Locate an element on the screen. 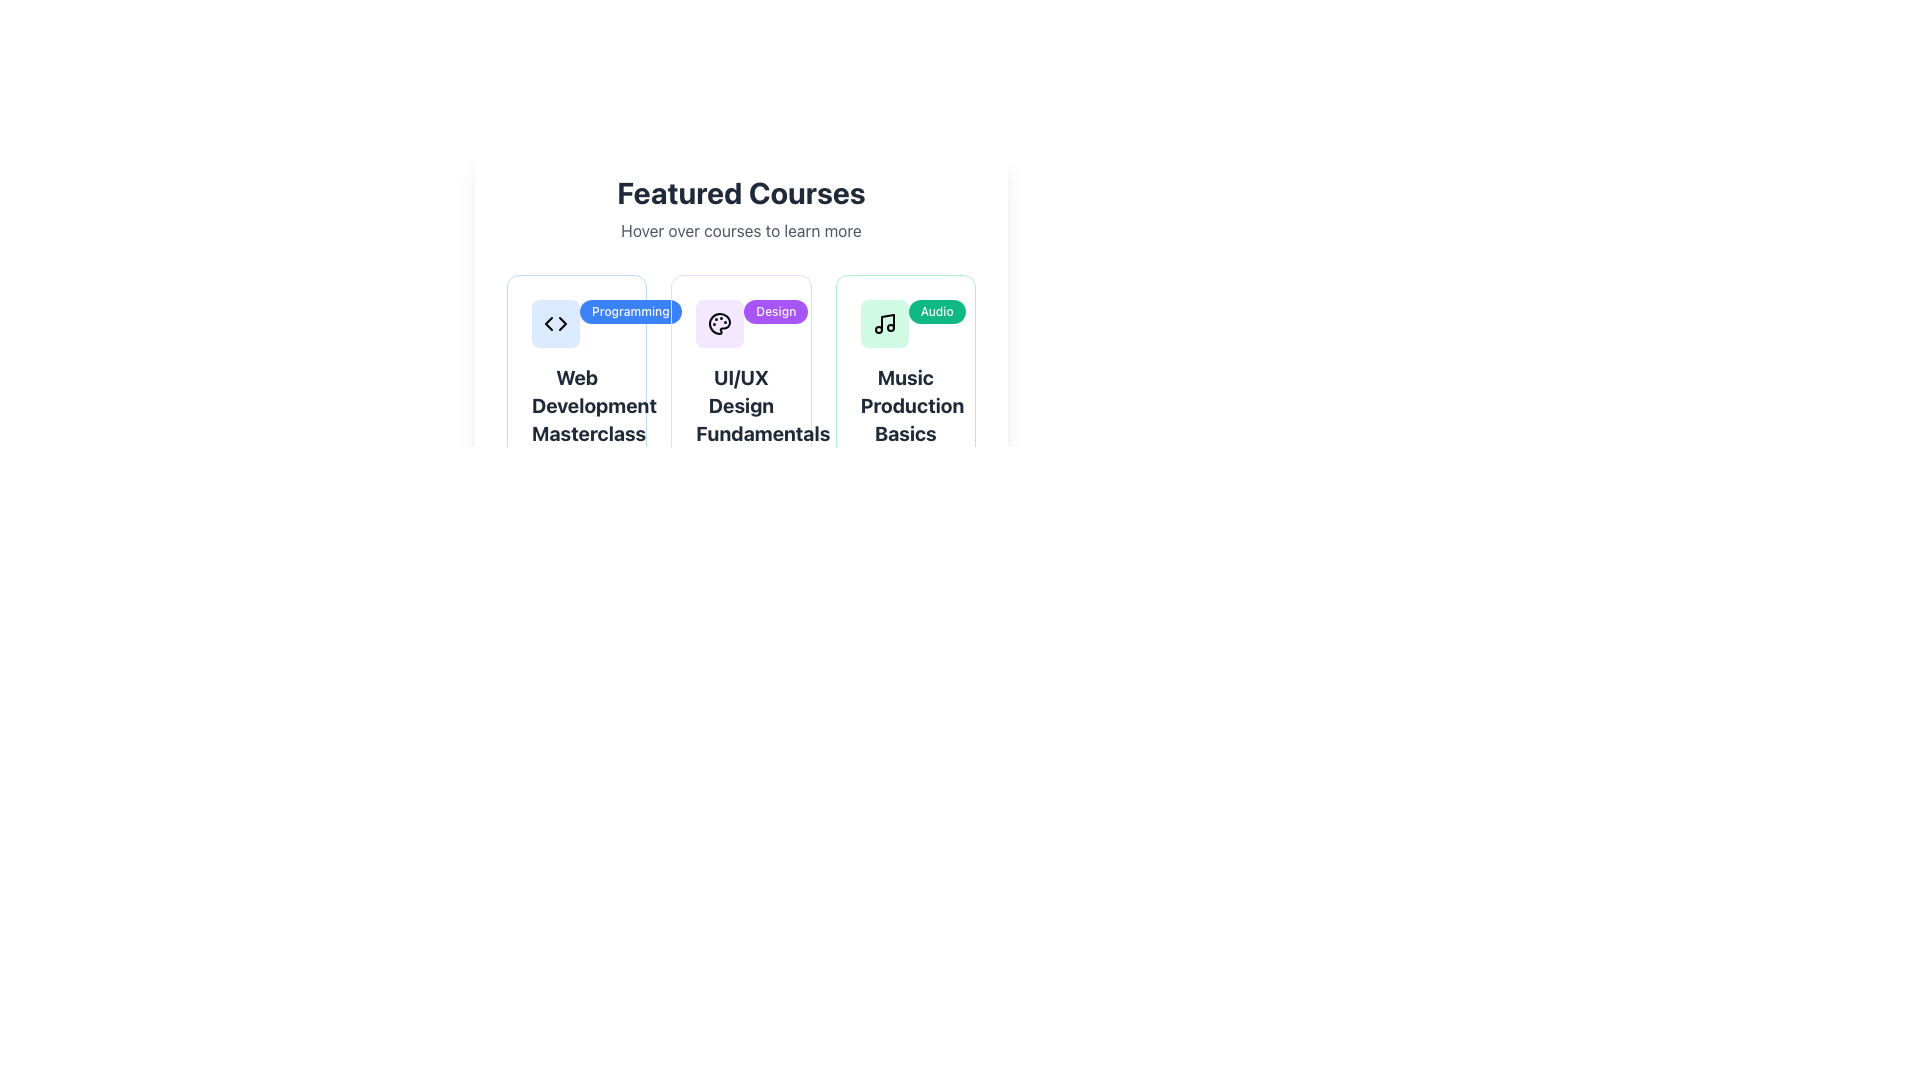 This screenshot has width=1920, height=1080. the static informational message located below the 'Featured Courses' title, which provides guidance or instructions for users is located at coordinates (740, 230).